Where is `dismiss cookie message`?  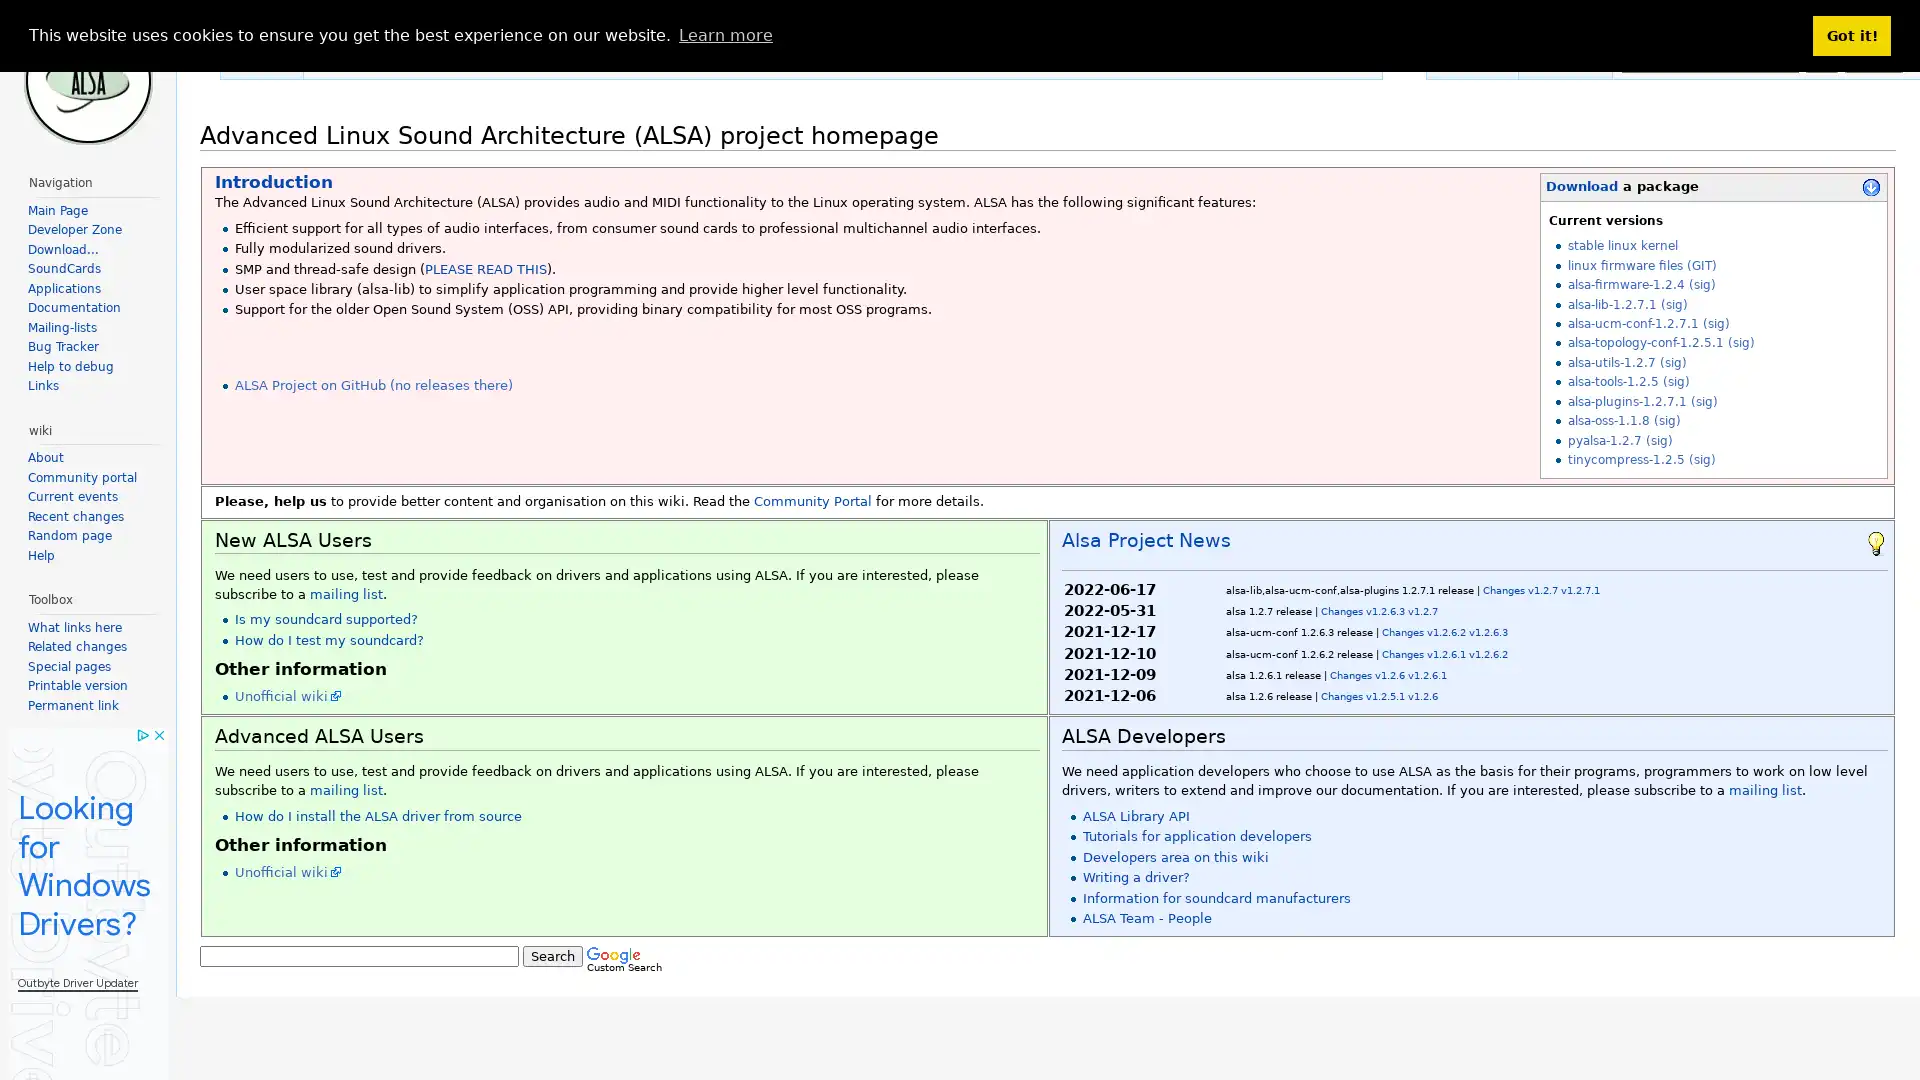 dismiss cookie message is located at coordinates (1851, 35).